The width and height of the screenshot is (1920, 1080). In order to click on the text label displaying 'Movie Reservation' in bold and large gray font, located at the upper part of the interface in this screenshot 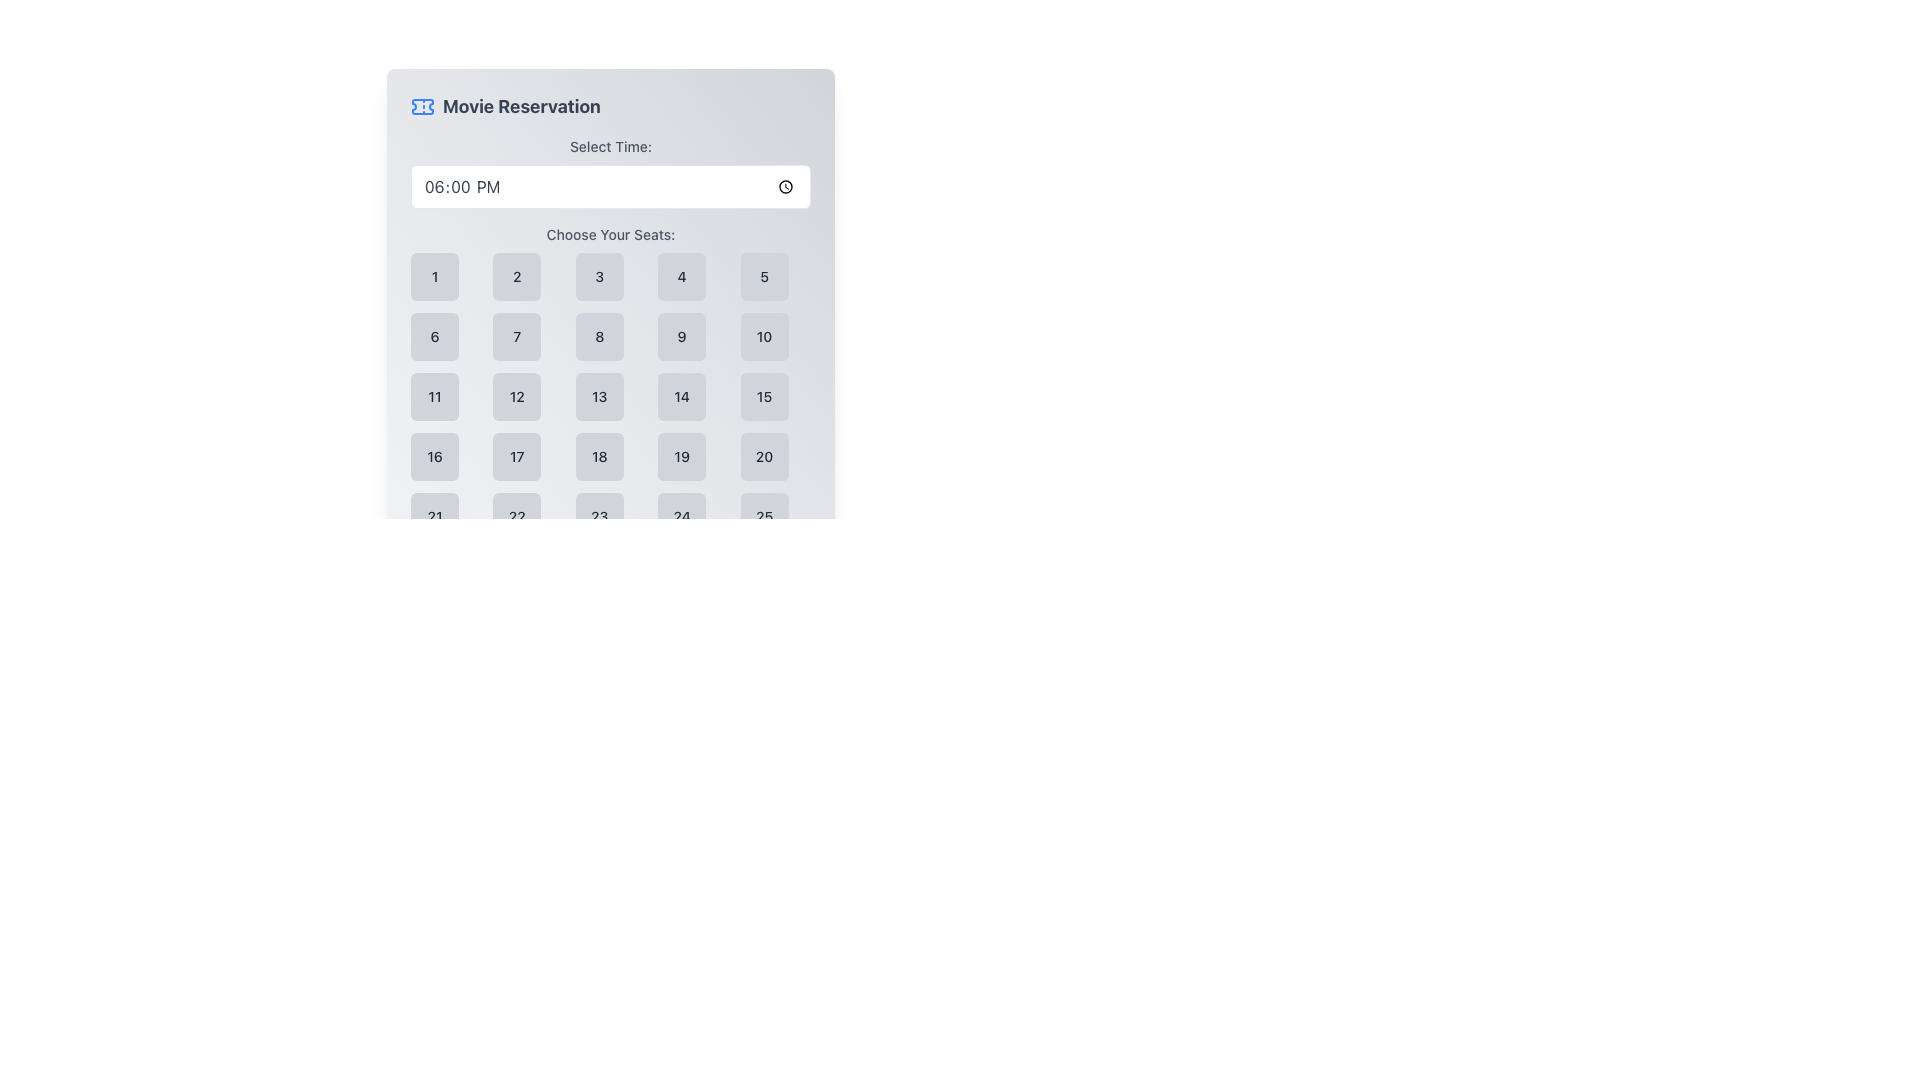, I will do `click(521, 107)`.